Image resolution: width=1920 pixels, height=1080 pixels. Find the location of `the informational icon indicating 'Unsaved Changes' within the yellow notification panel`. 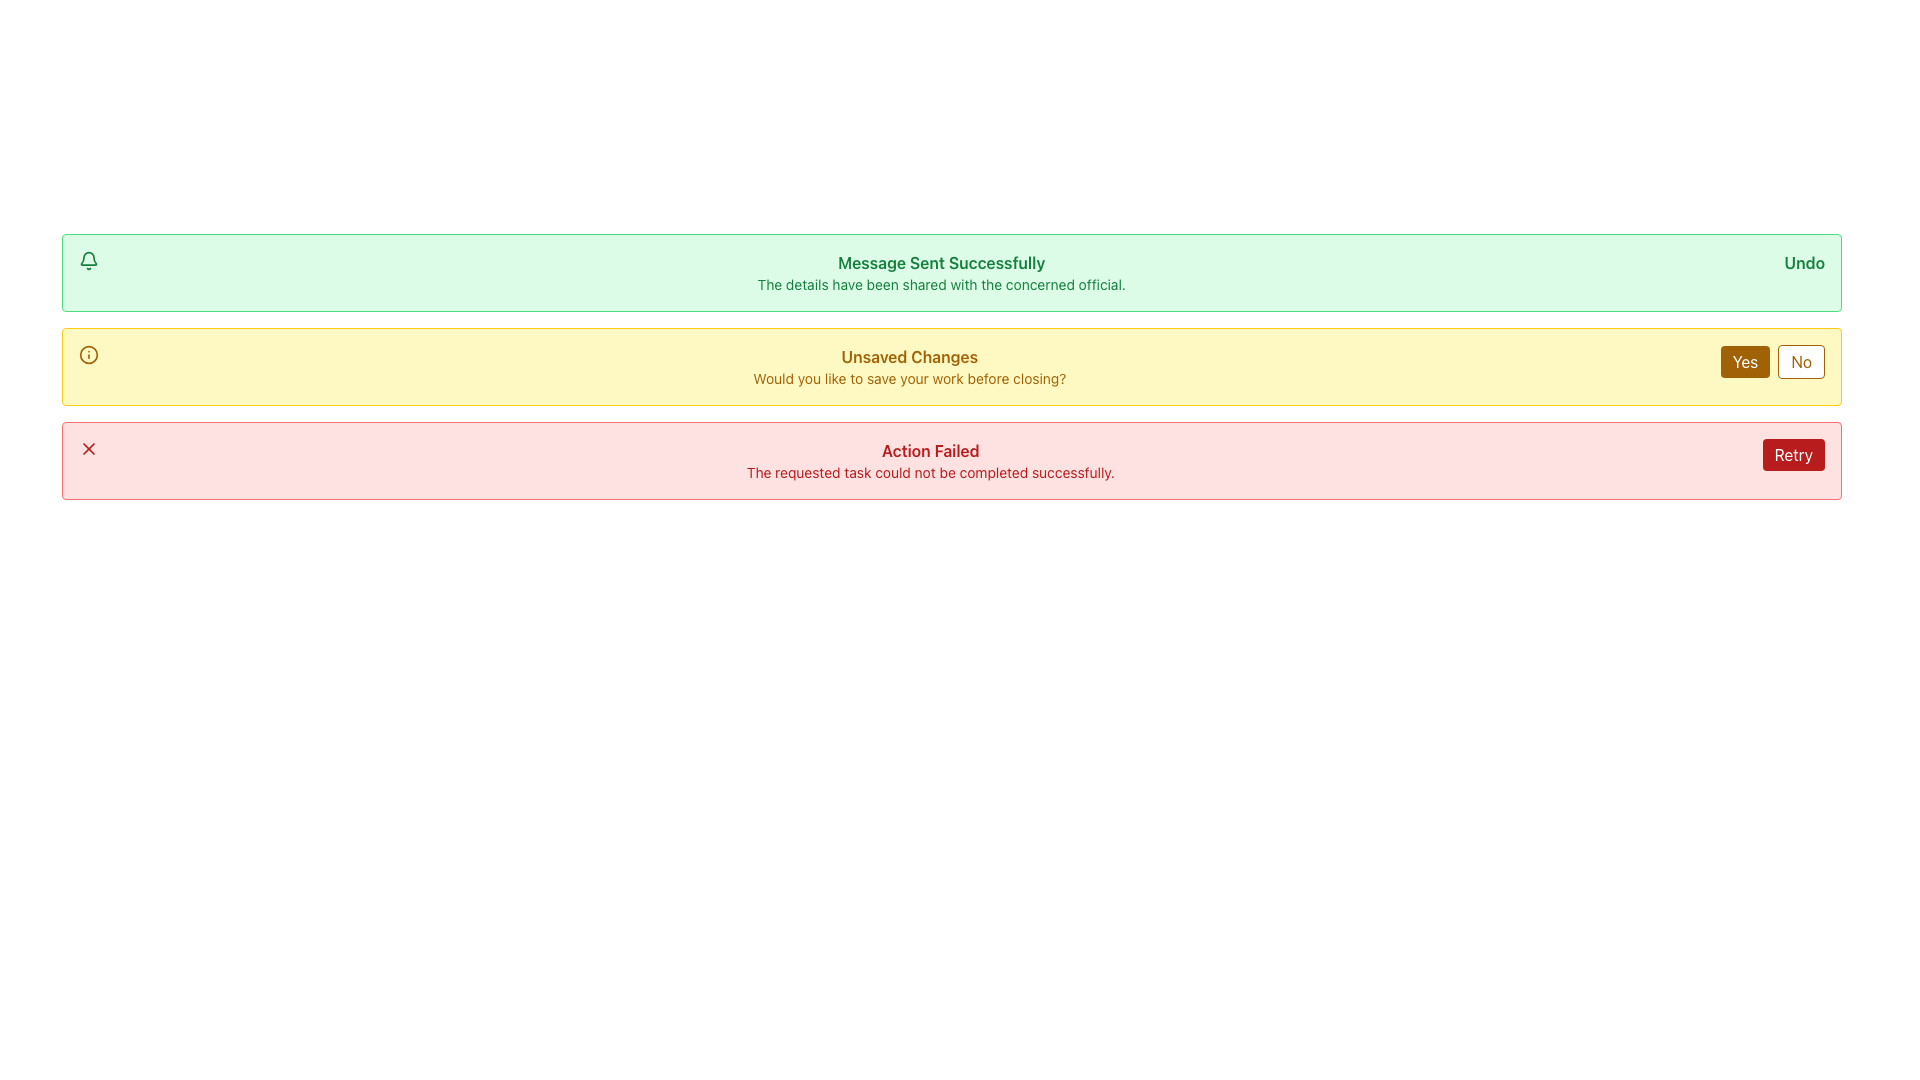

the informational icon indicating 'Unsaved Changes' within the yellow notification panel is located at coordinates (88, 353).